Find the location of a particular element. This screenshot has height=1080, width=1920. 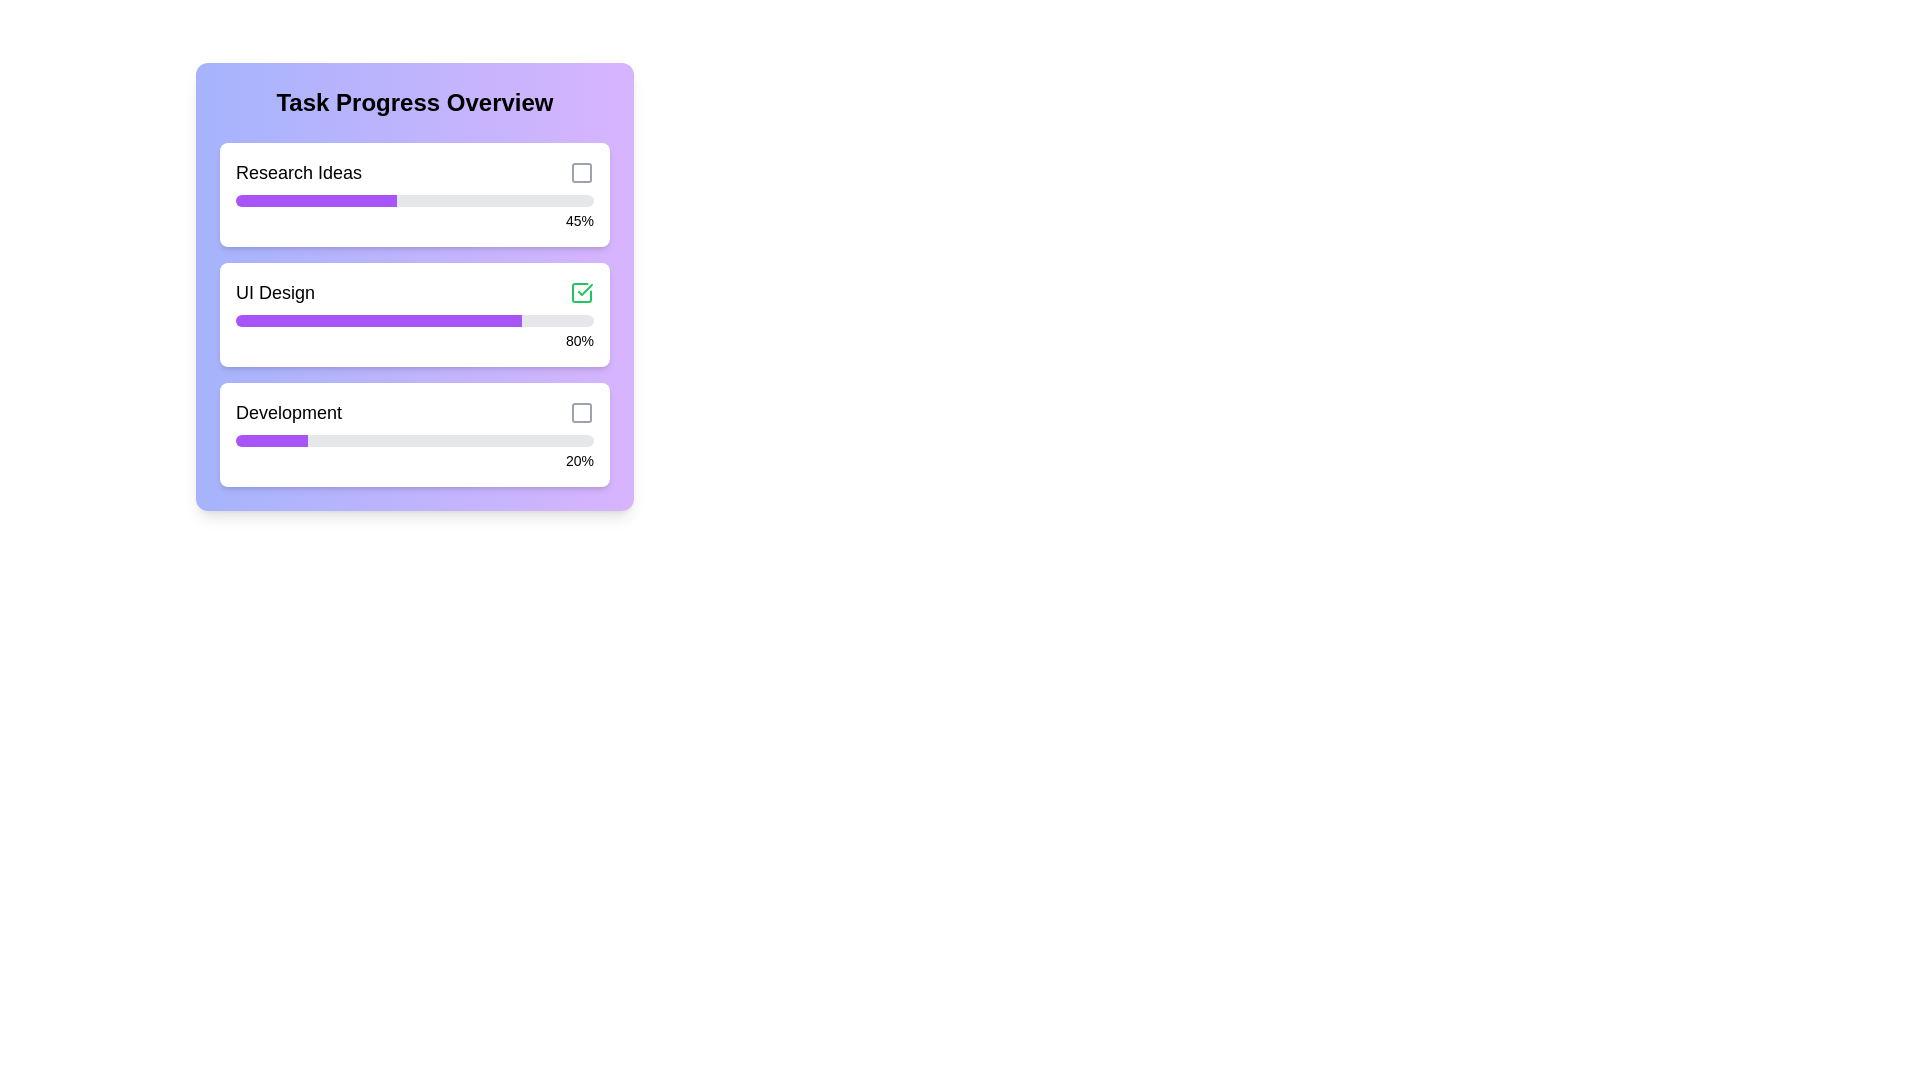

the status indicator icon representing the completion of the 'UI Design' task, located in the second task row, to visually indicate its status is located at coordinates (580, 293).